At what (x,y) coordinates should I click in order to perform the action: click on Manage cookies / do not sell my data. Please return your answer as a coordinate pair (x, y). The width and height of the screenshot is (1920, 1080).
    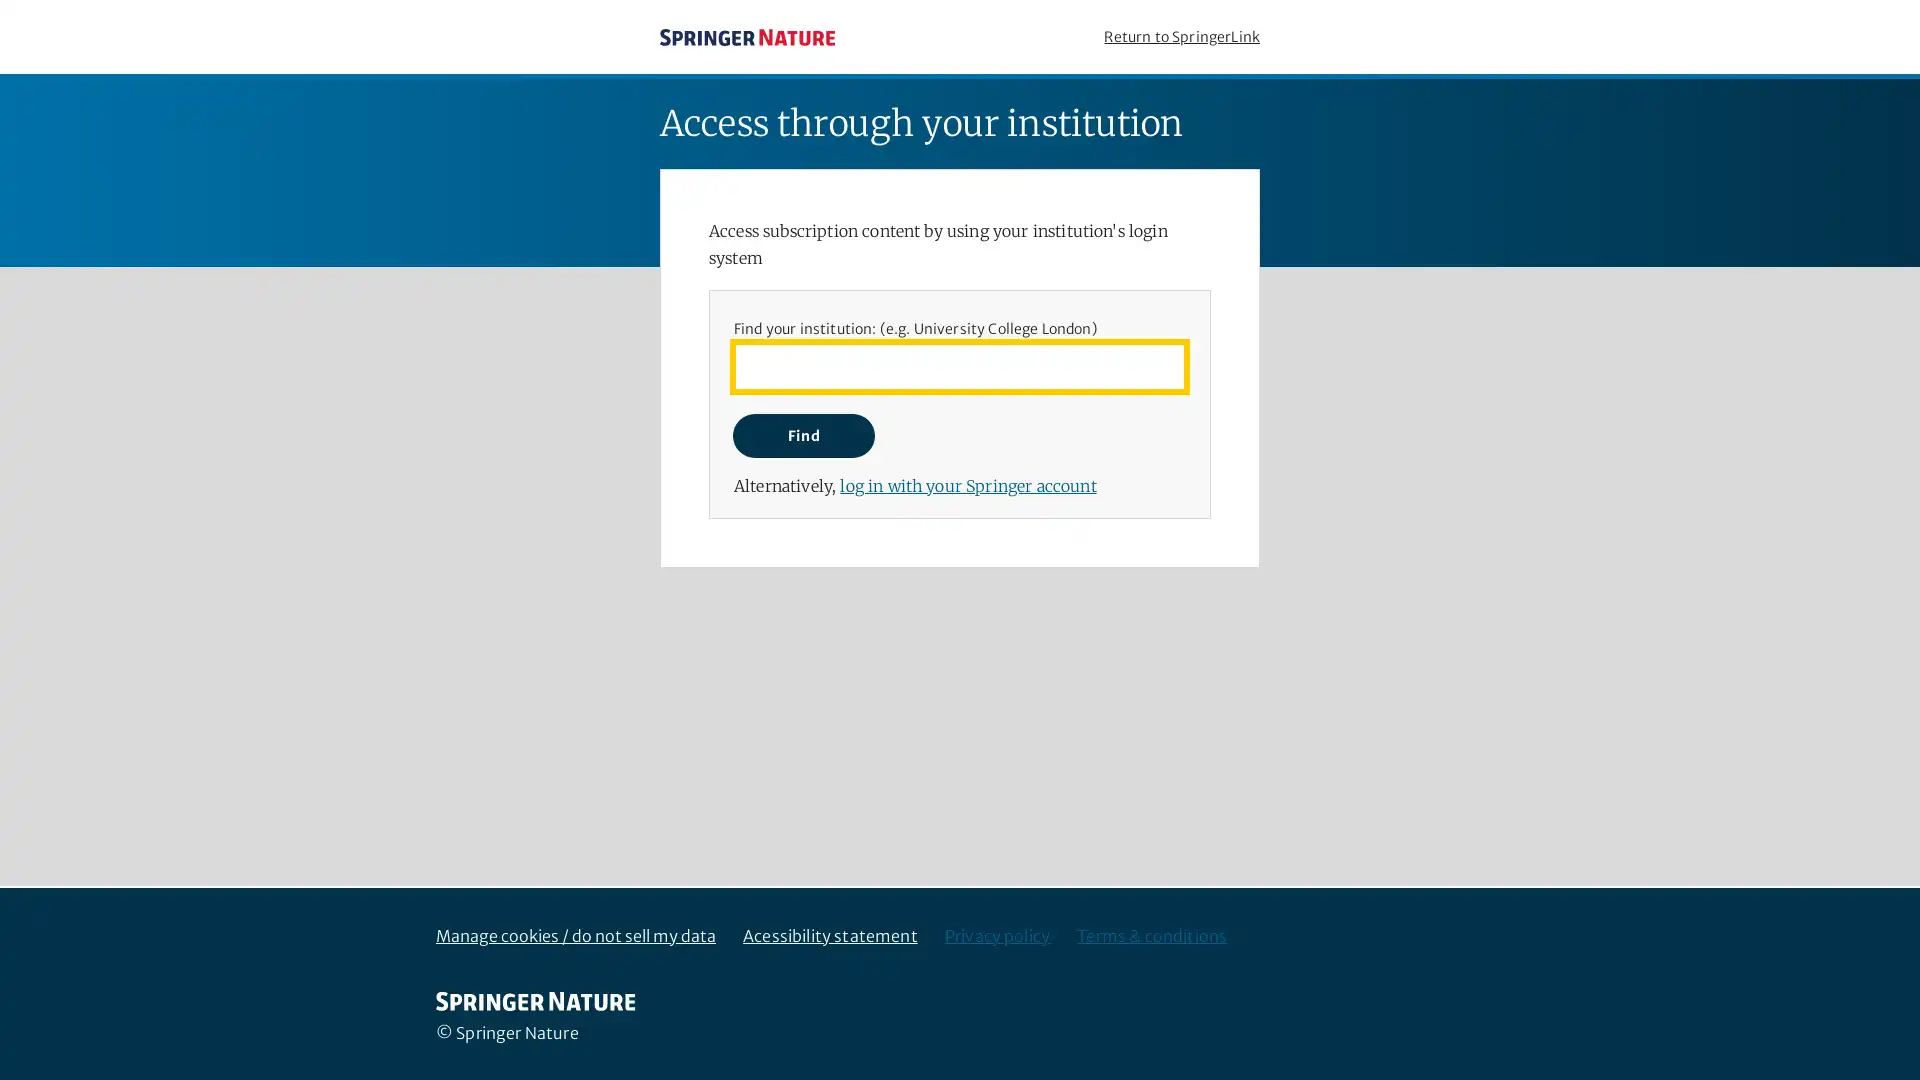
    Looking at the image, I should click on (575, 936).